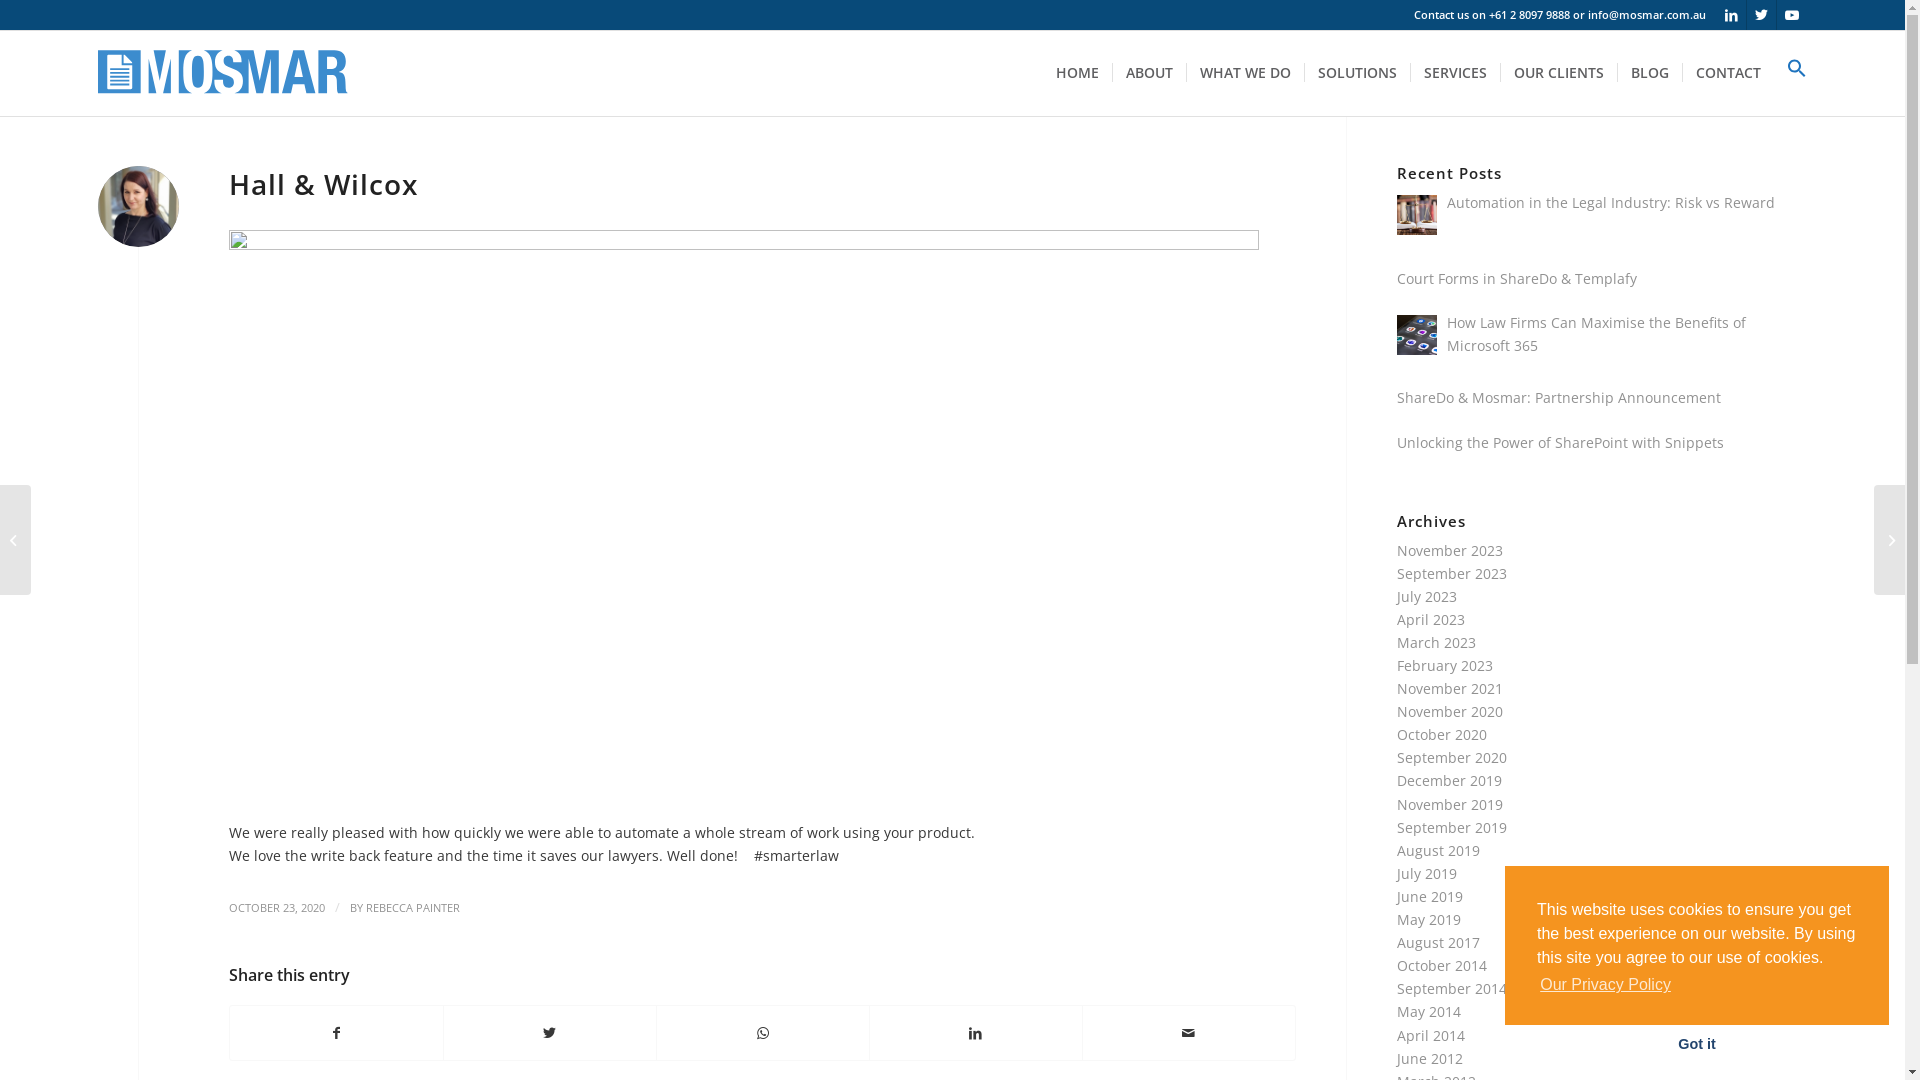  I want to click on 'October 2014', so click(1441, 964).